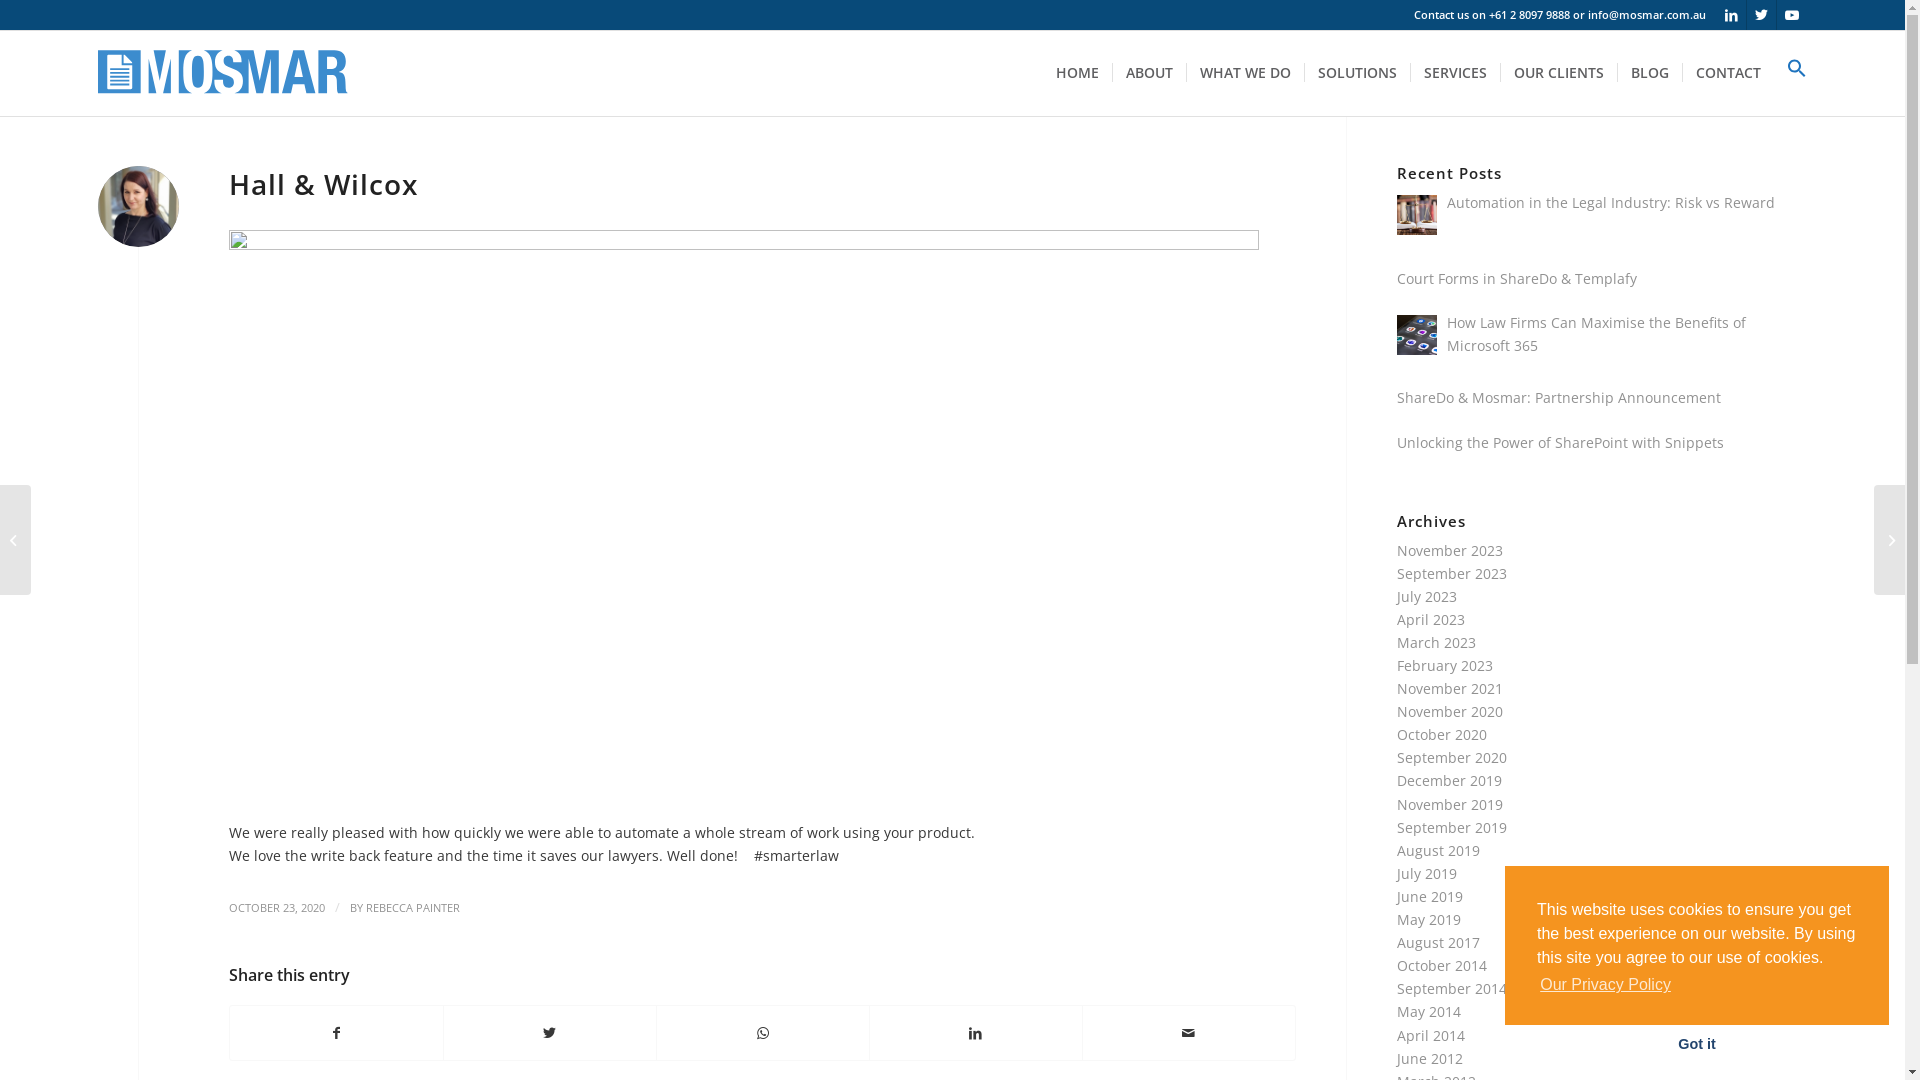  I want to click on 'October 2014', so click(1441, 964).